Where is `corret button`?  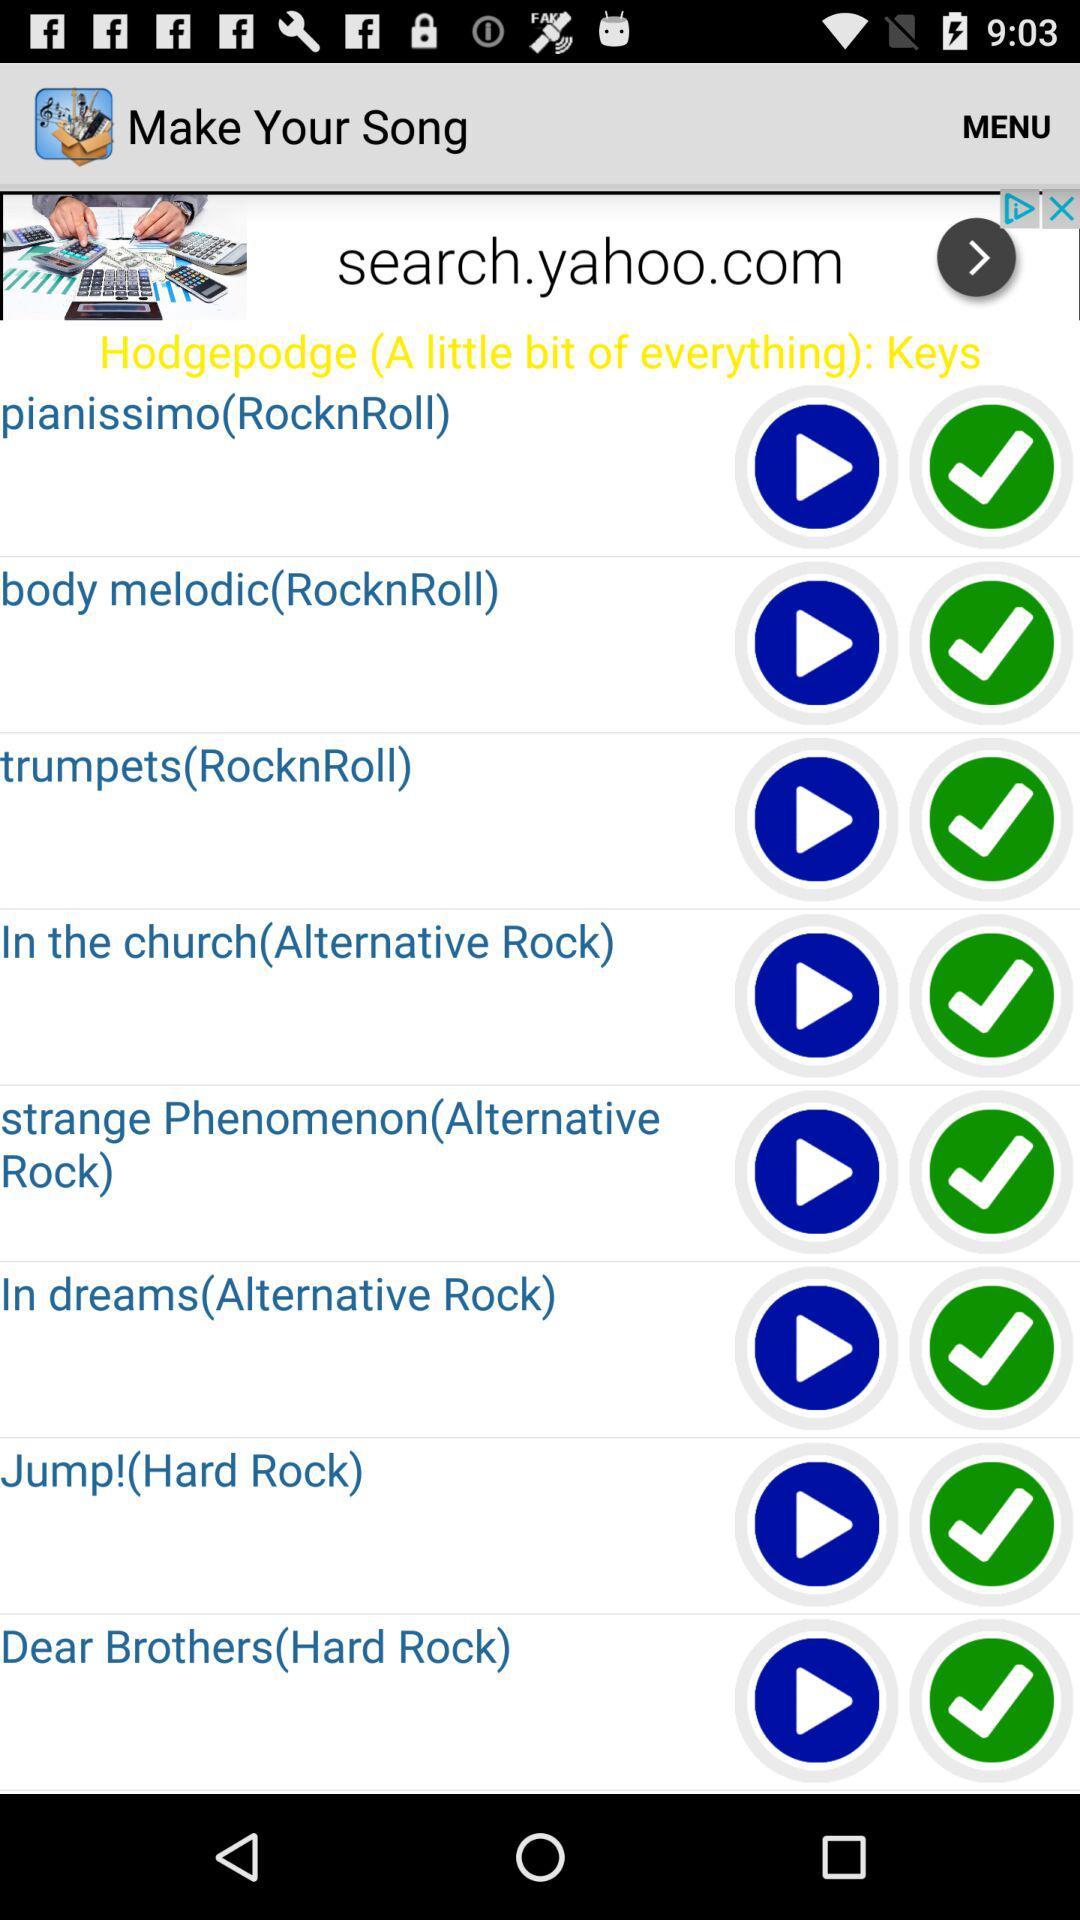 corret button is located at coordinates (992, 1349).